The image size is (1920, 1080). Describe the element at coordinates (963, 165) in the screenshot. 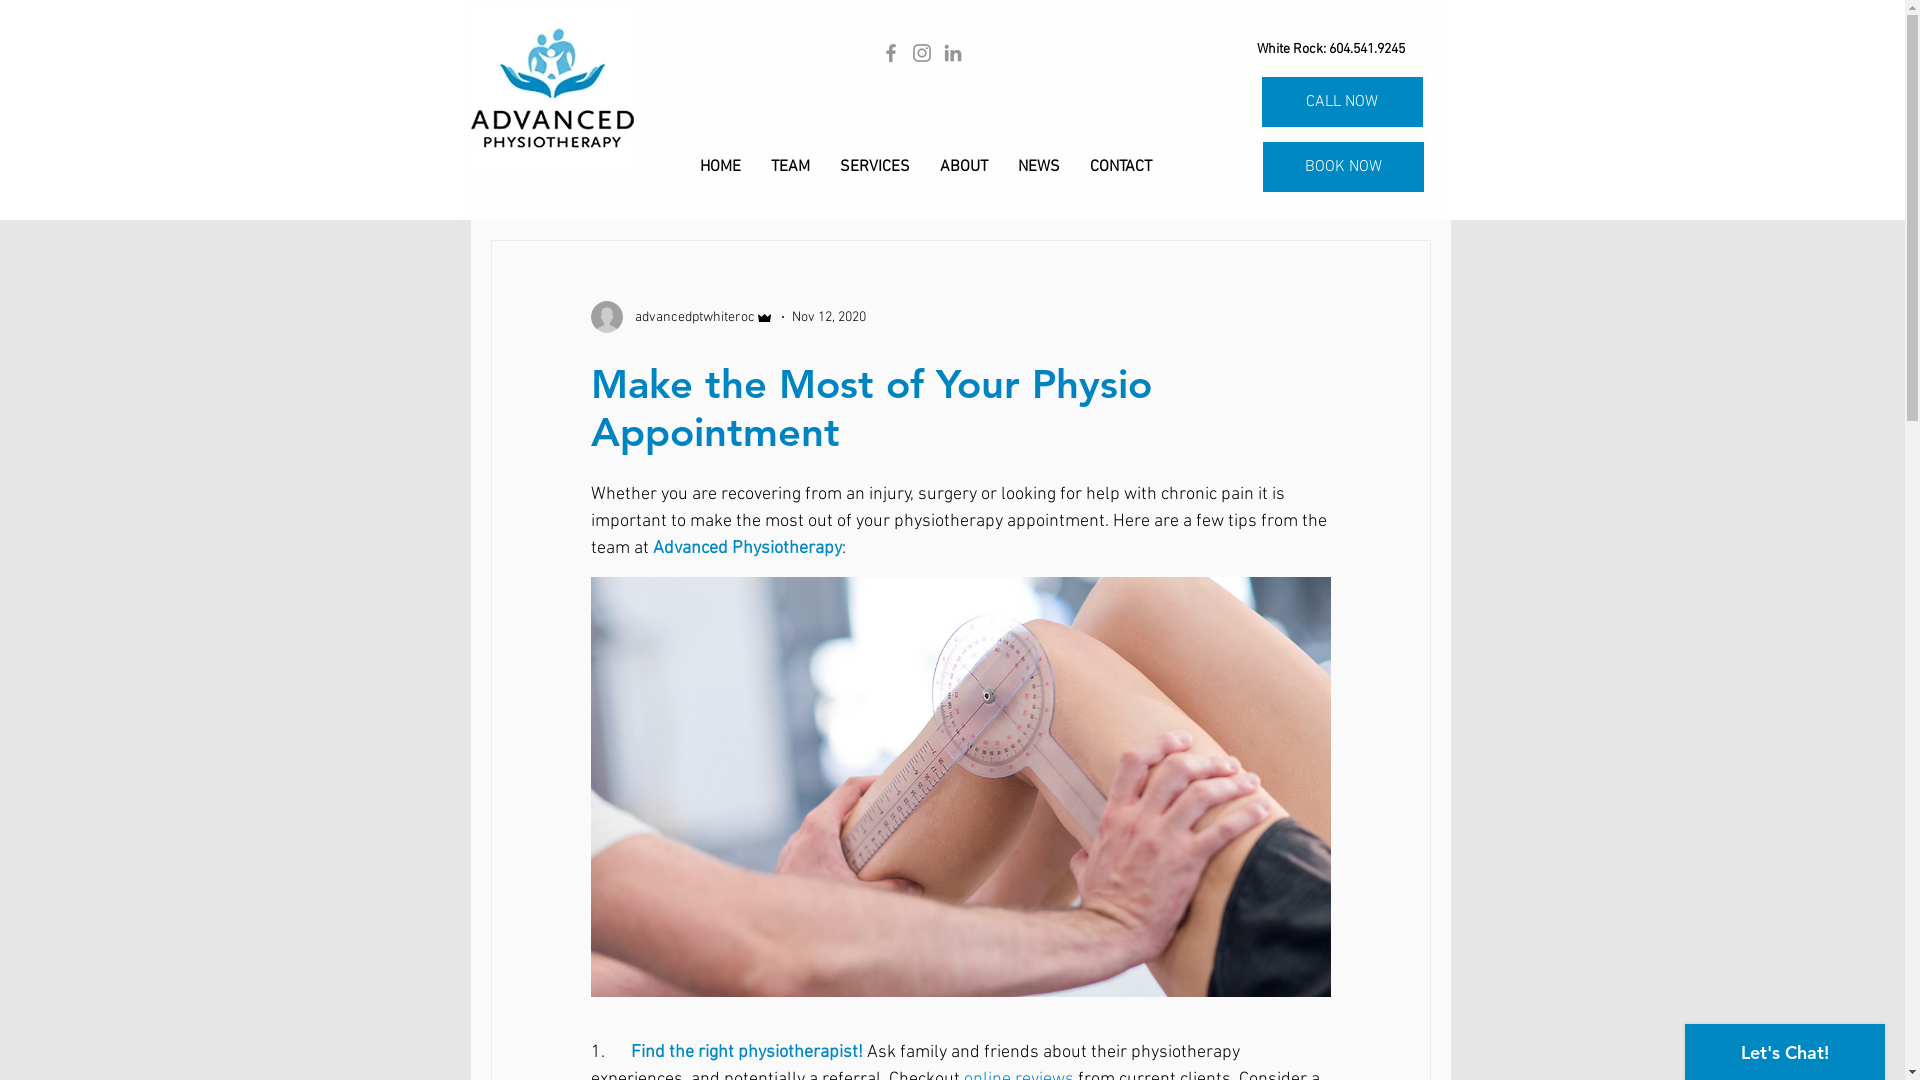

I see `'ABOUT'` at that location.